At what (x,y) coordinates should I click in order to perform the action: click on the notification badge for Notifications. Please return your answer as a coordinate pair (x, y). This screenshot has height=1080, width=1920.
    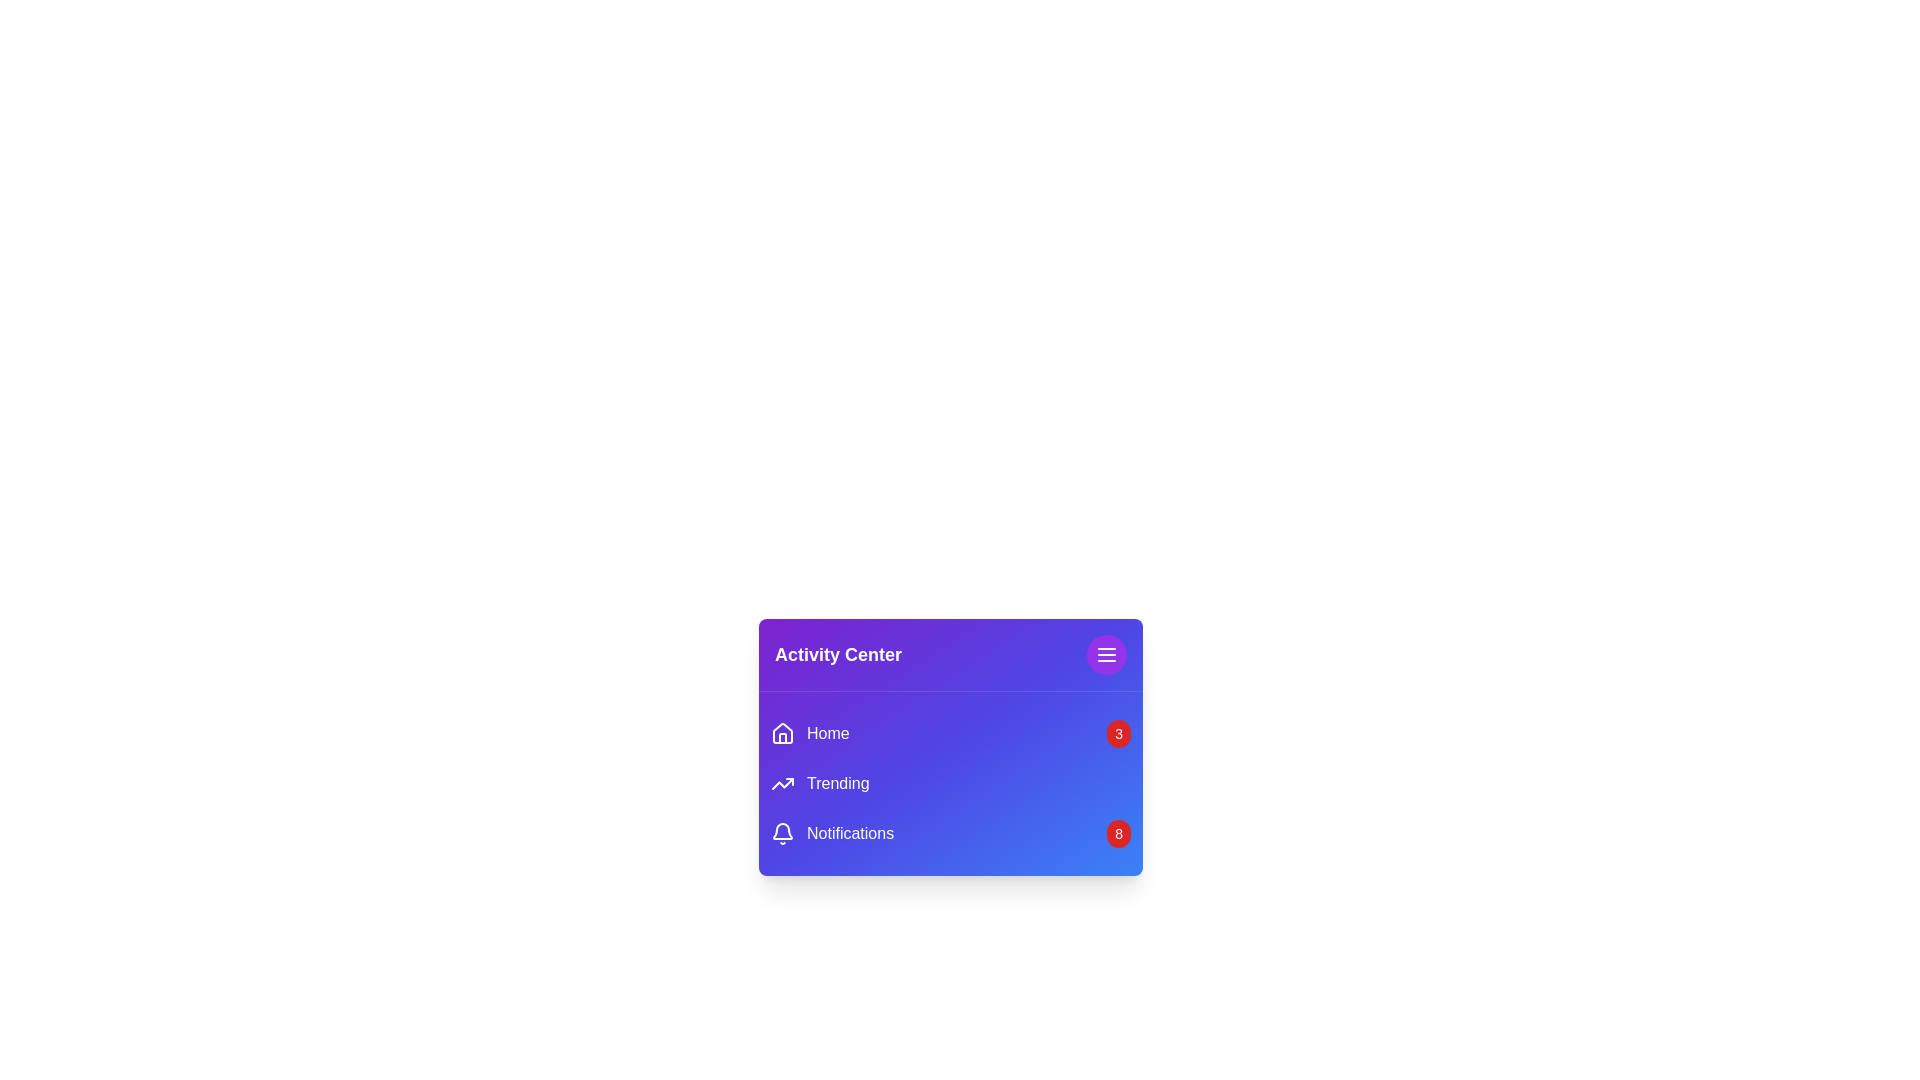
    Looking at the image, I should click on (1117, 833).